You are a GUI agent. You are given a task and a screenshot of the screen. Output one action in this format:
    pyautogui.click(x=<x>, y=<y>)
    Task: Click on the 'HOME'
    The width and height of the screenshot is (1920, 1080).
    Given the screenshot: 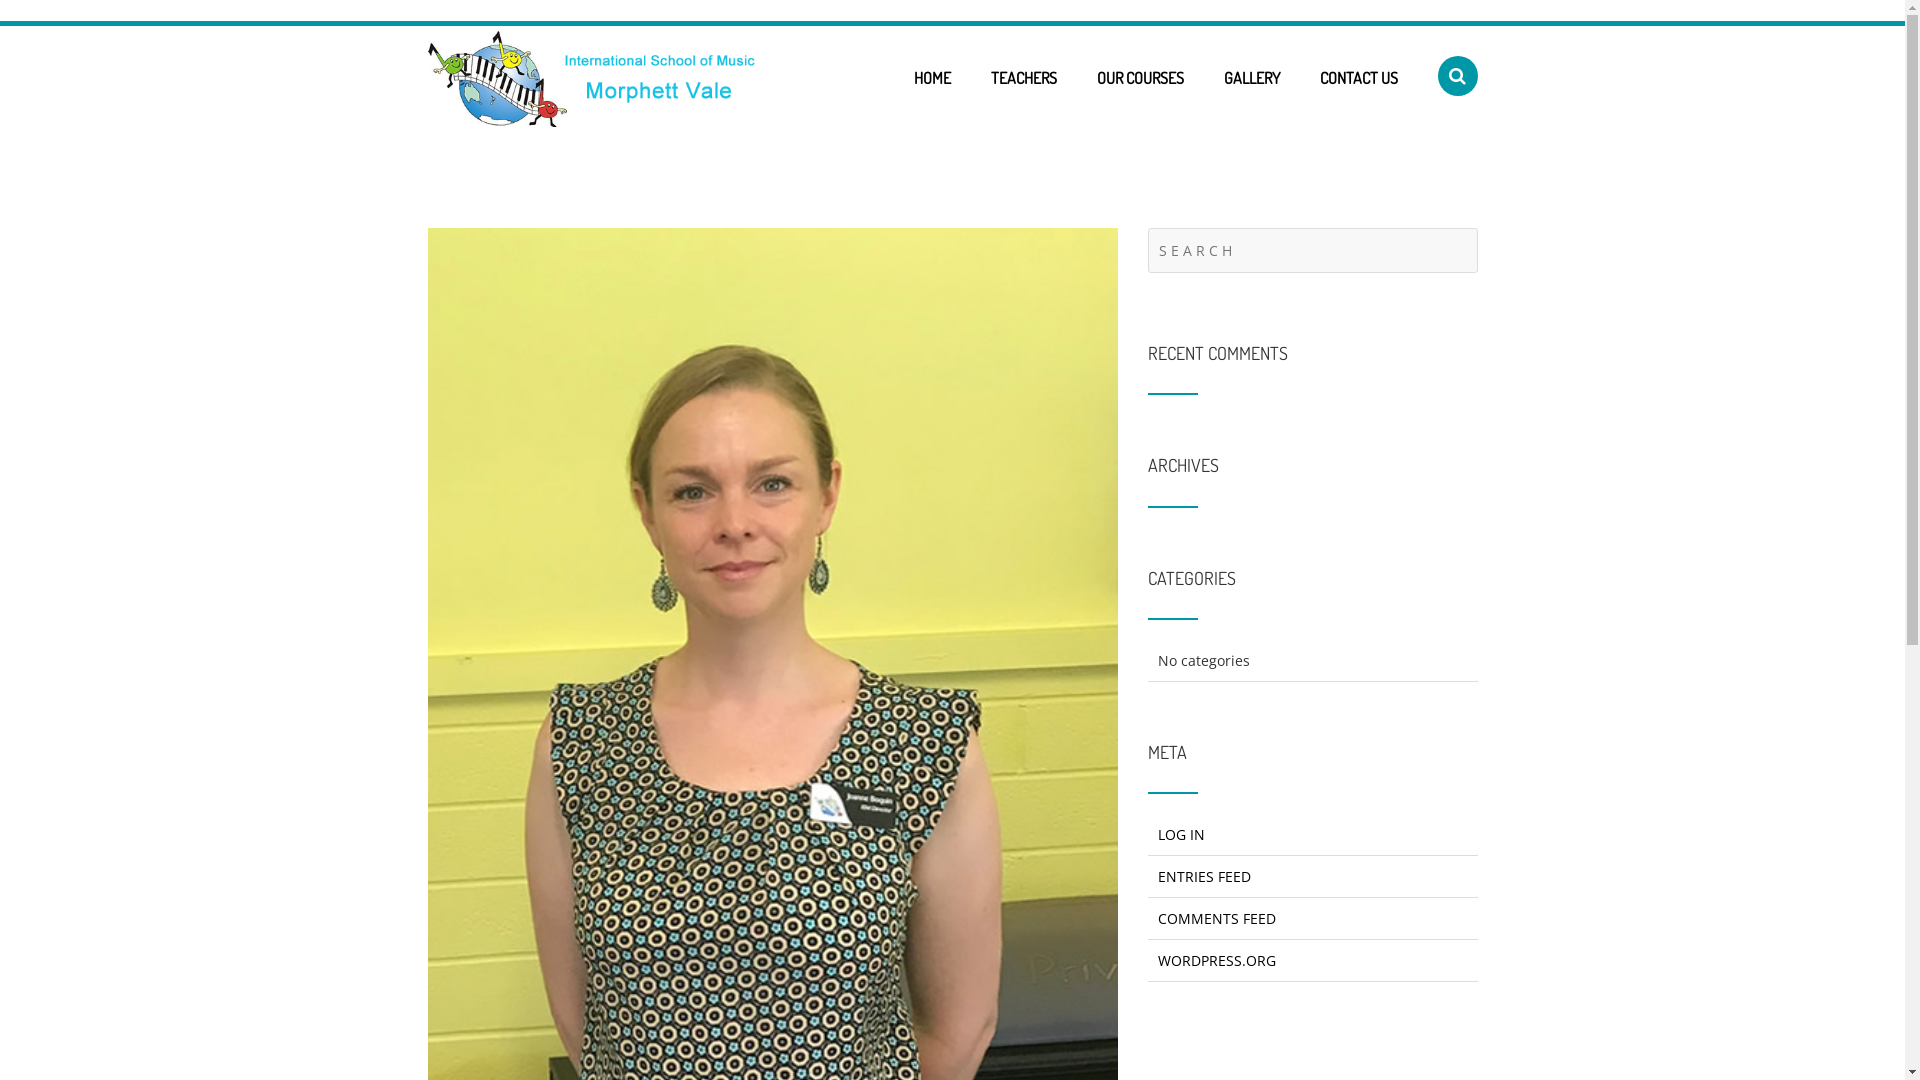 What is the action you would take?
    pyautogui.click(x=931, y=76)
    